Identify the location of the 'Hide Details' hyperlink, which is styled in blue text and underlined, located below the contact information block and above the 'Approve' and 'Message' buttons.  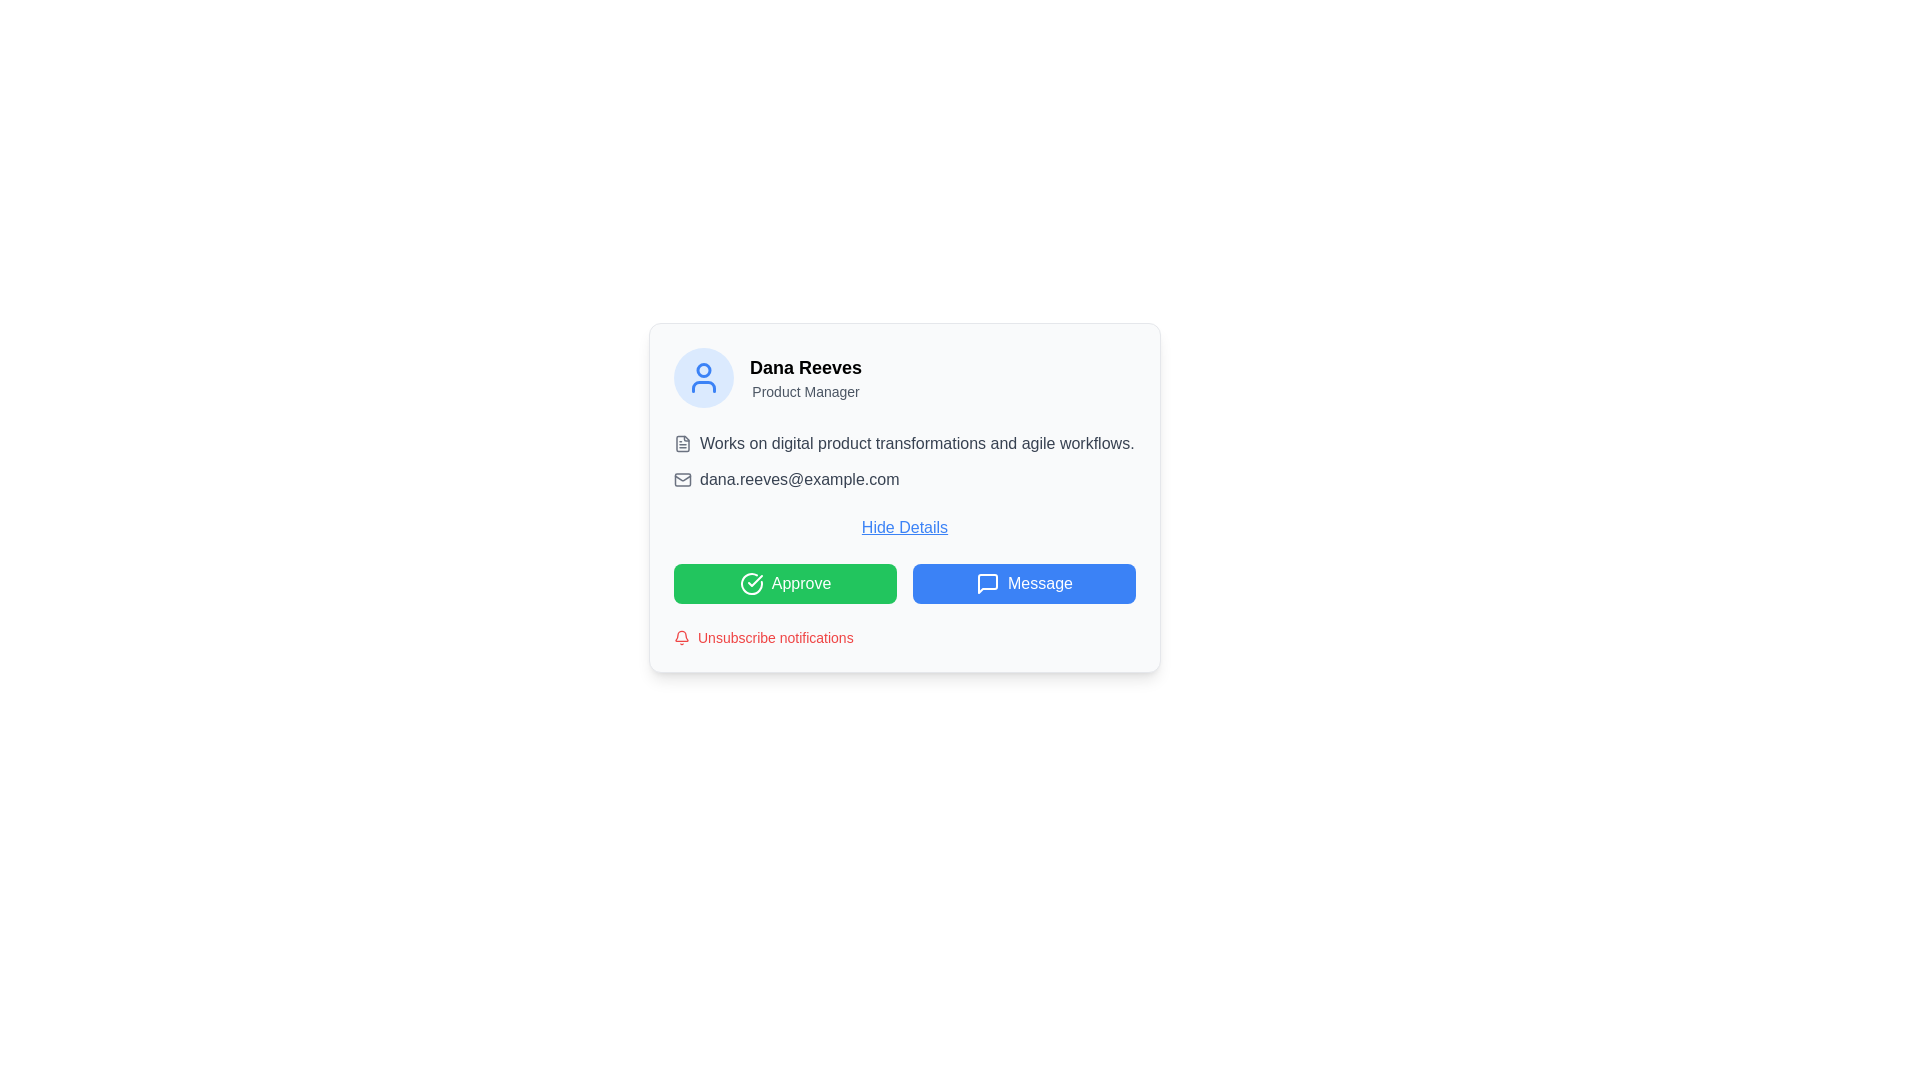
(903, 527).